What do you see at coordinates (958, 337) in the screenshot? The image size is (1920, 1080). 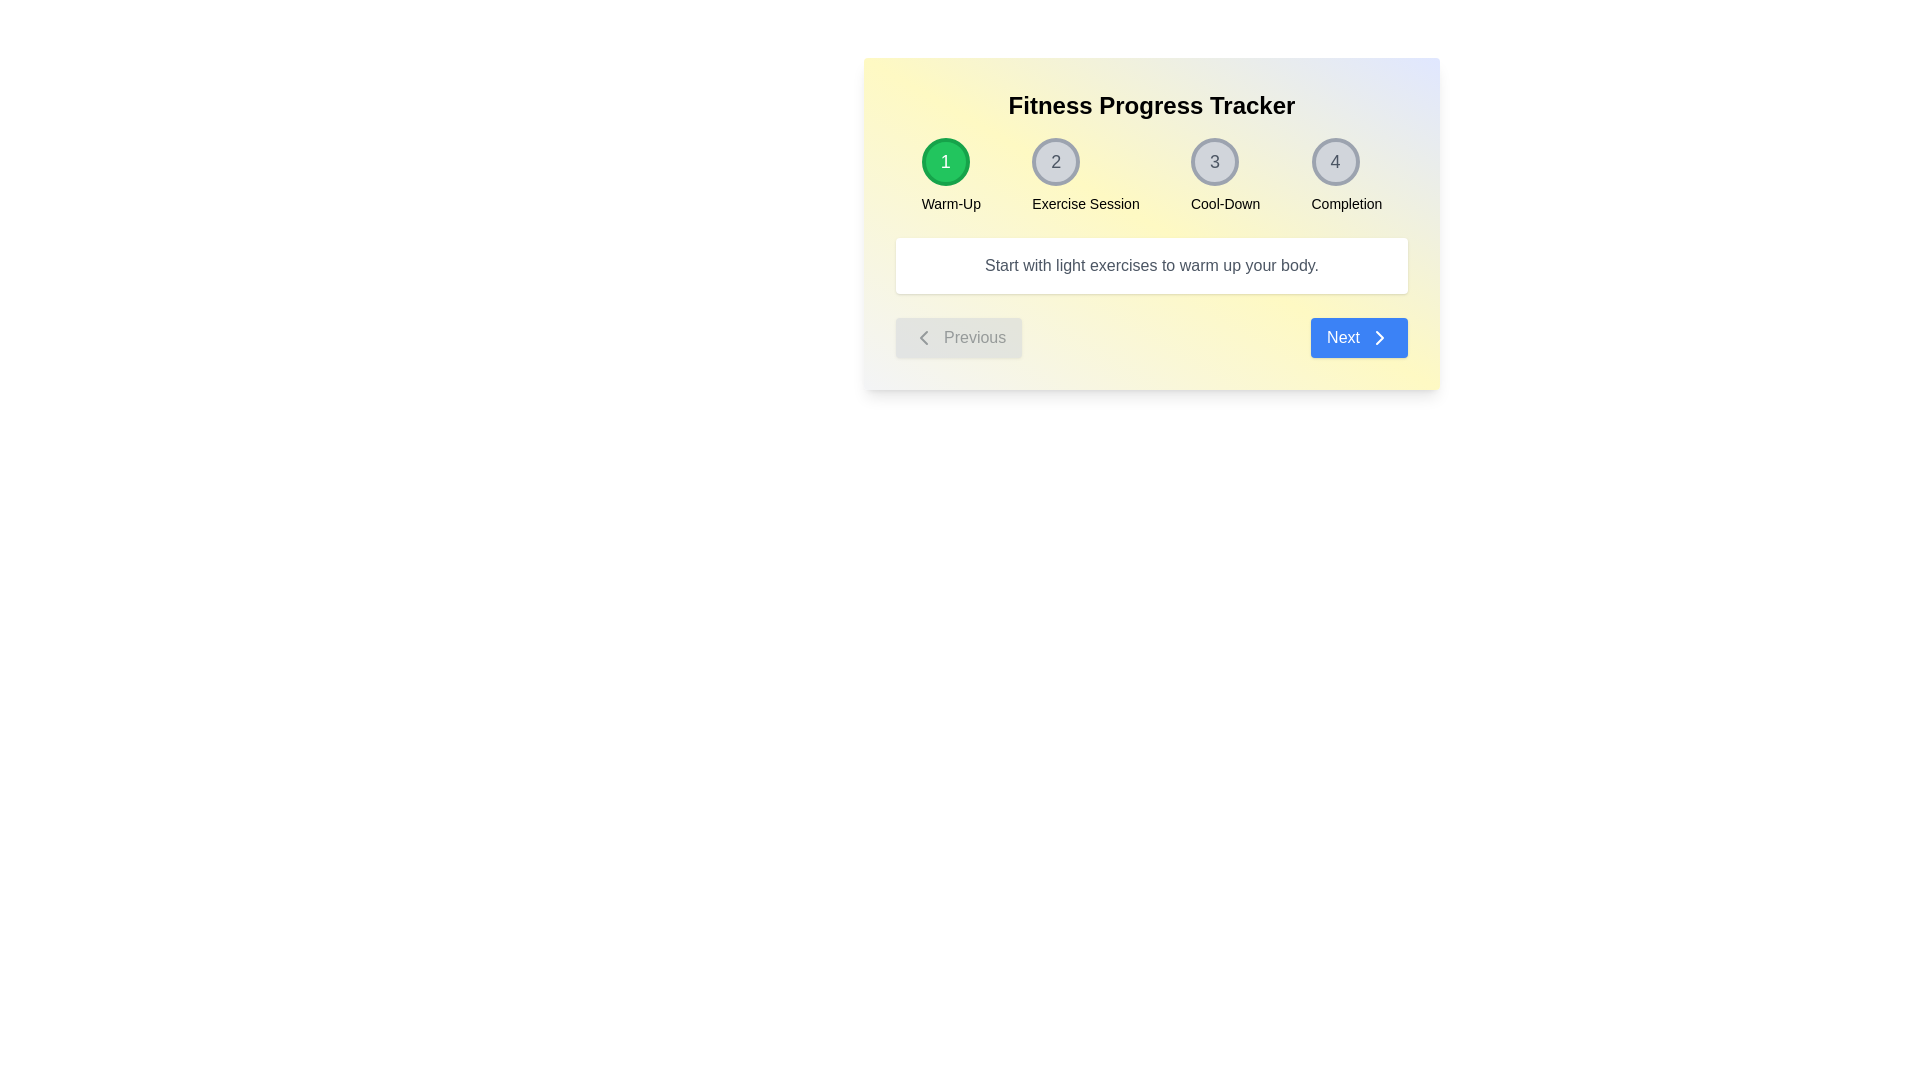 I see `the 'Previous' button, which is a rounded button with gray text and a left-pointing arrow icon` at bounding box center [958, 337].